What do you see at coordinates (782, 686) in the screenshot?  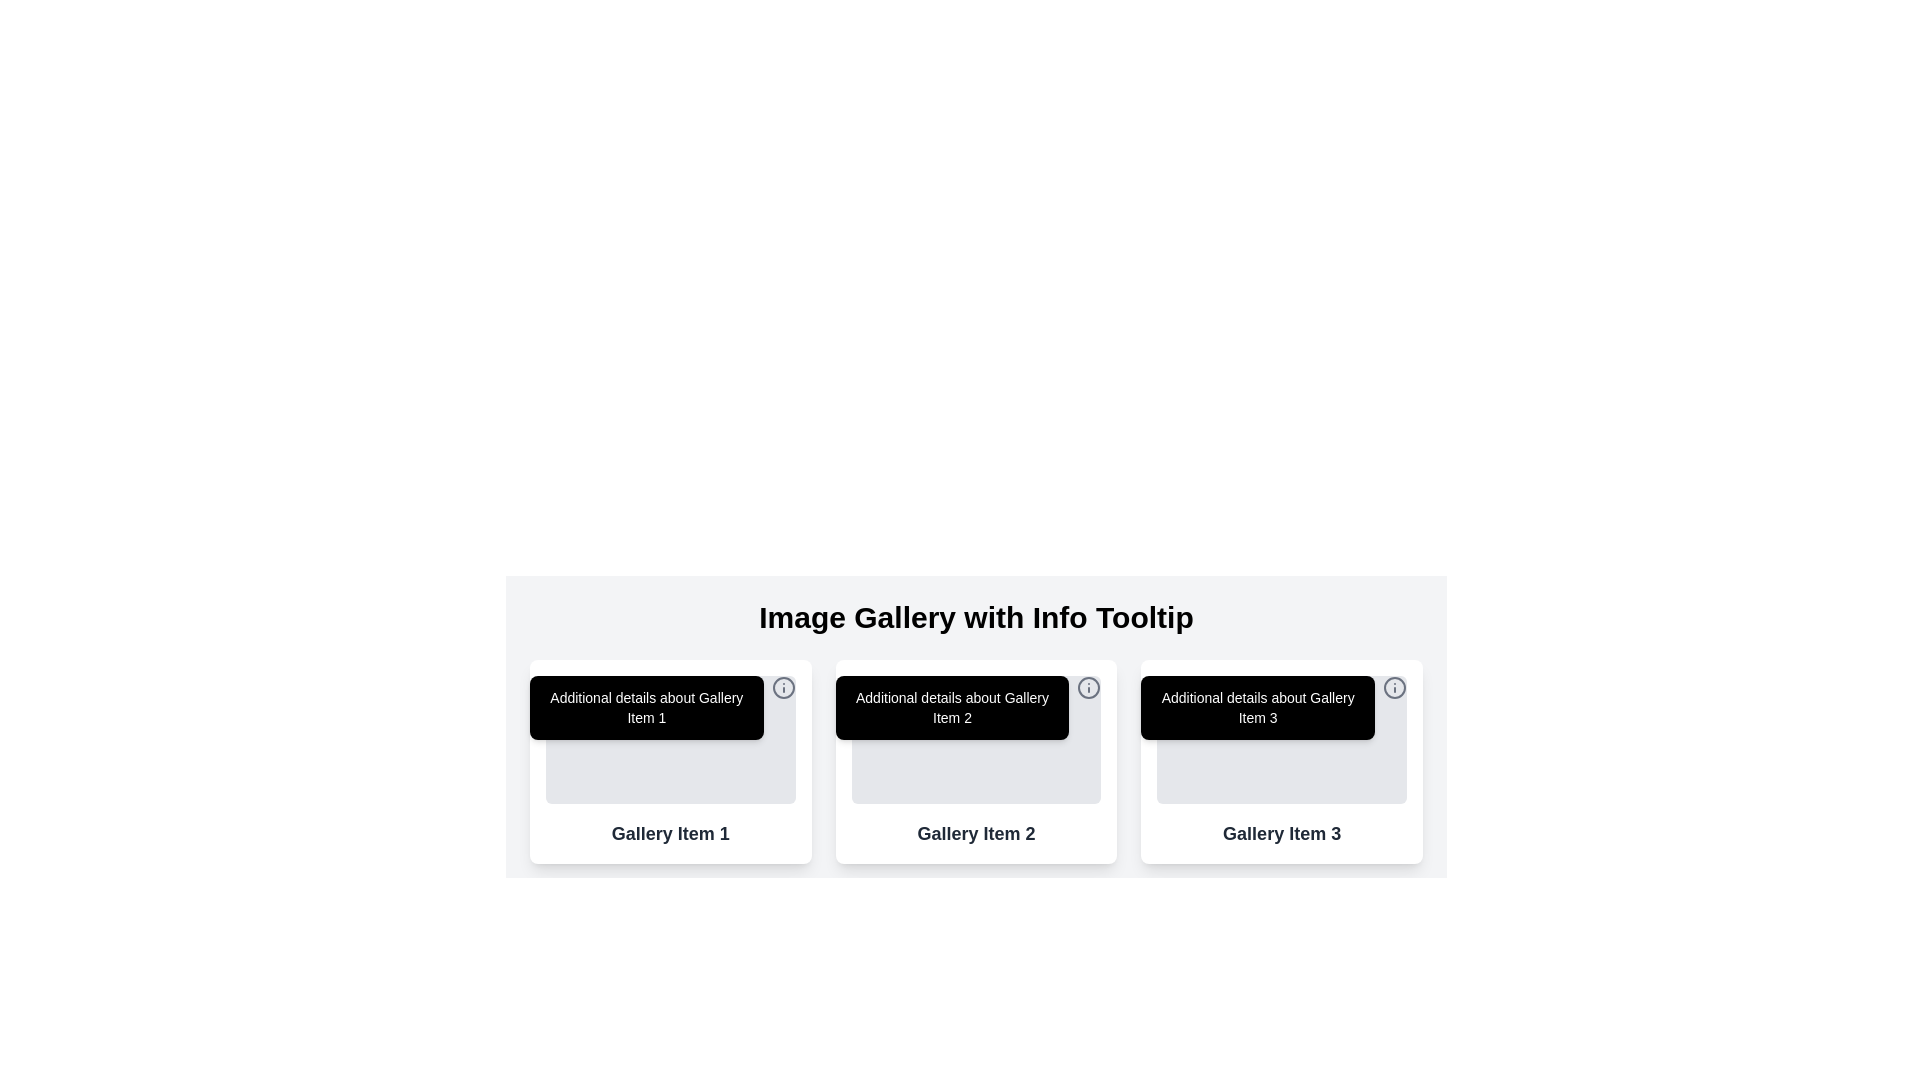 I see `the info icon located in the top-right corner of the card for 'Gallery Item 1'` at bounding box center [782, 686].